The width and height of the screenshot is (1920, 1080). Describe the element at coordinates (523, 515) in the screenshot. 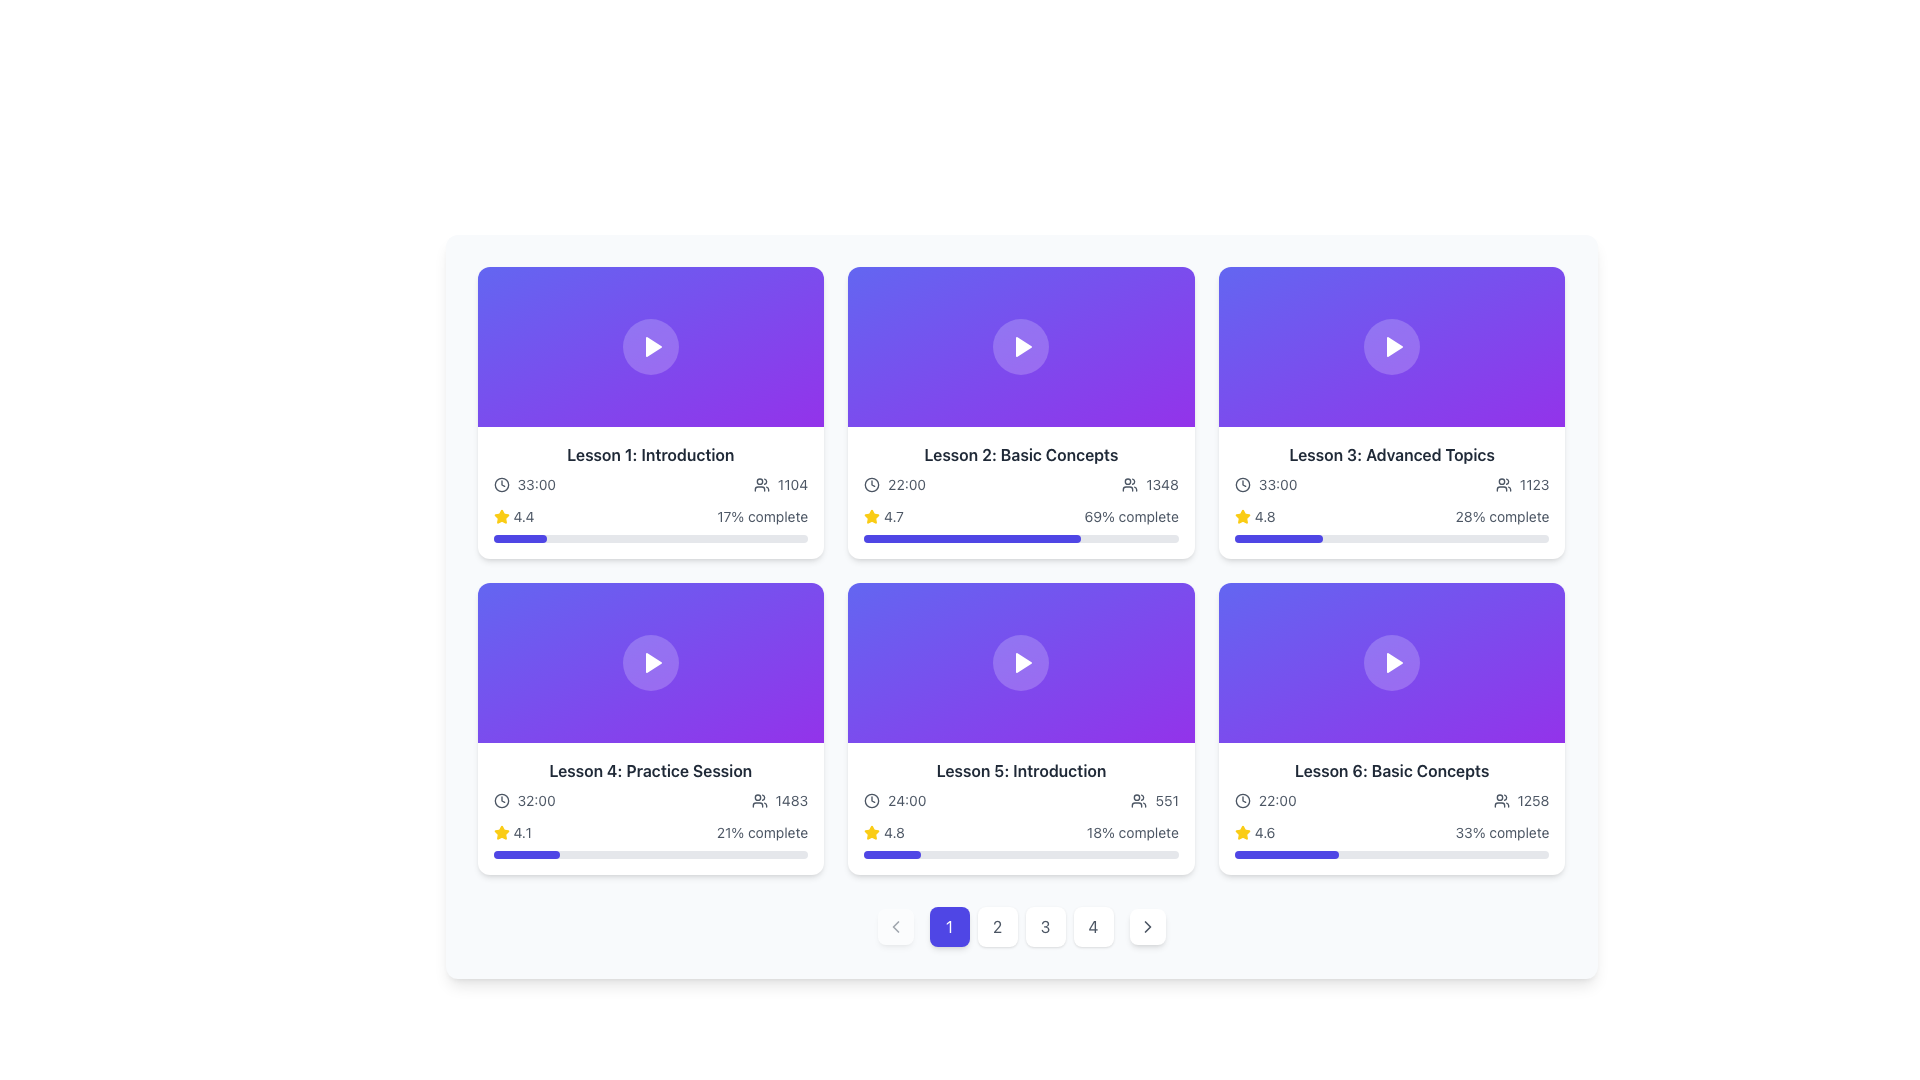

I see `displayed rating value '4.4' from the text element located to the right of the yellow star icon in the rating section of the first lesson card` at that location.